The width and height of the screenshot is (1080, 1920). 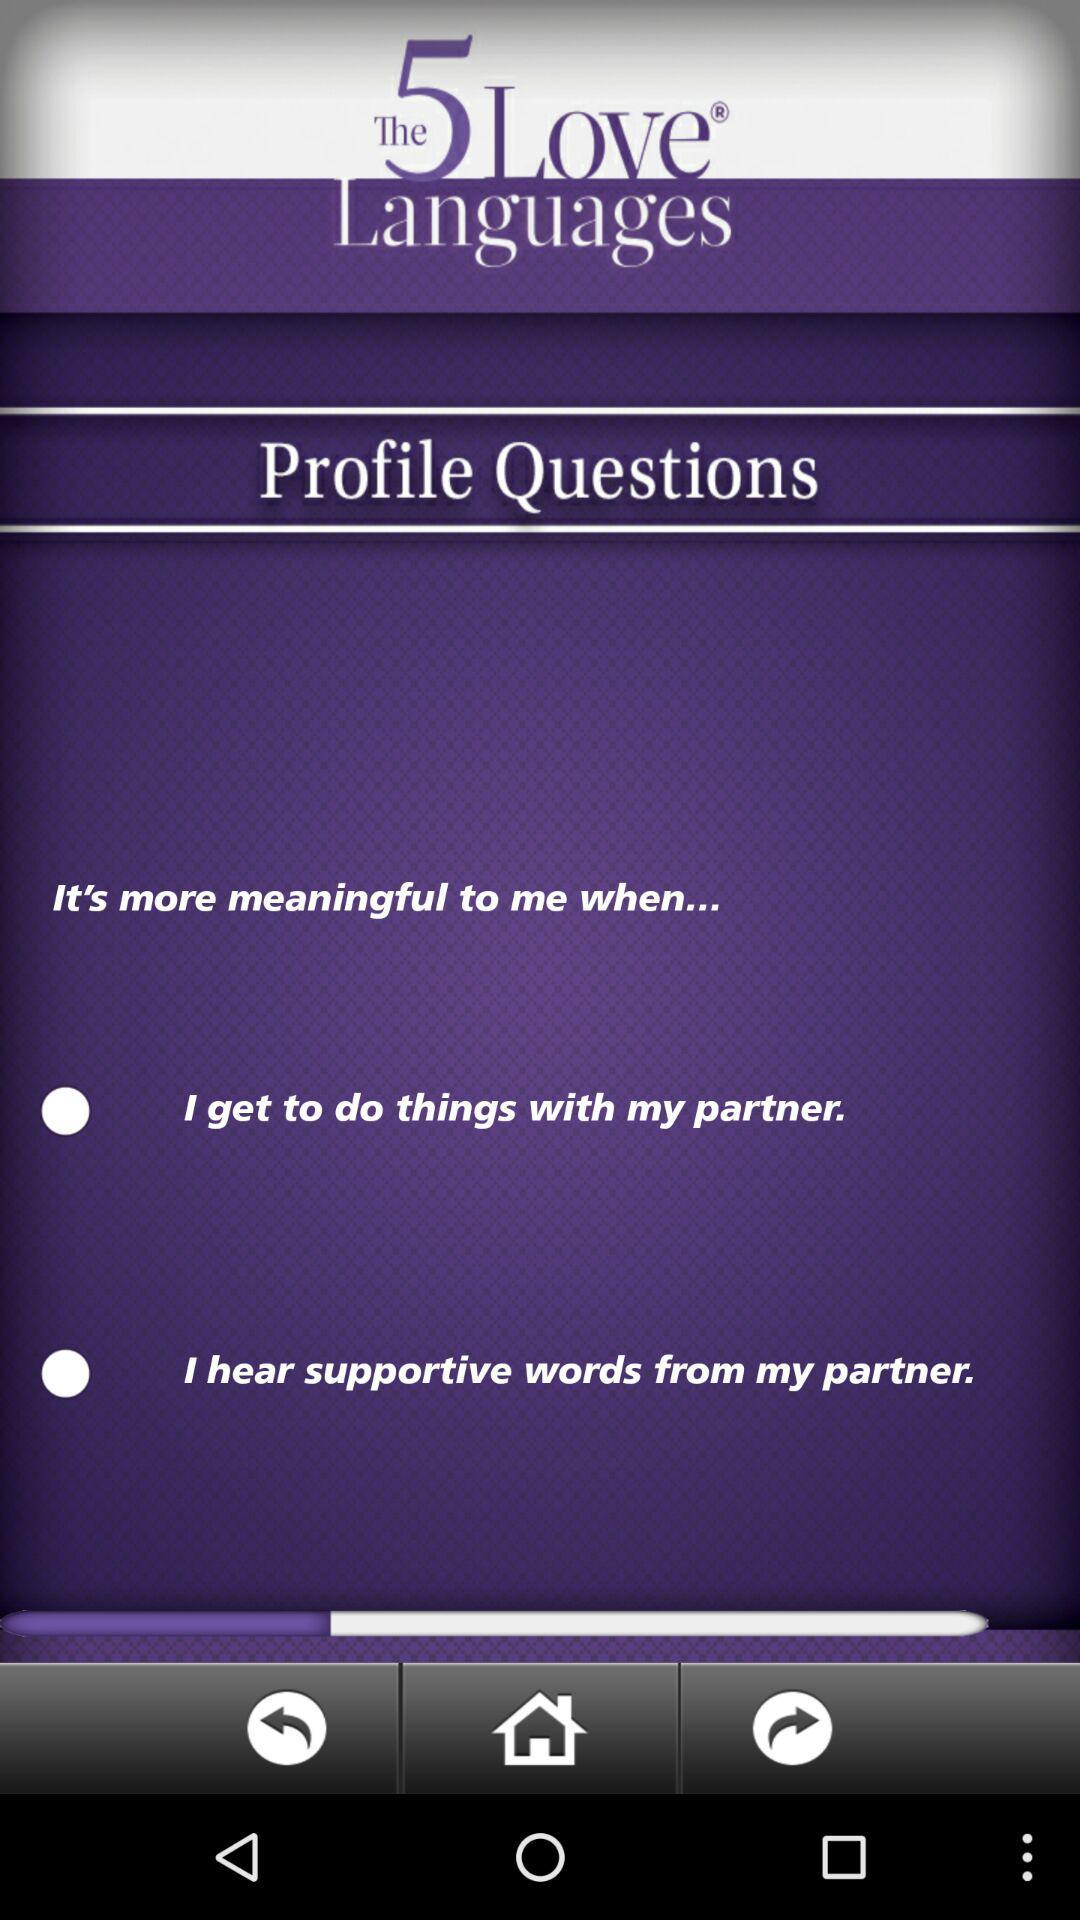 What do you see at coordinates (64, 1110) in the screenshot?
I see `ok` at bounding box center [64, 1110].